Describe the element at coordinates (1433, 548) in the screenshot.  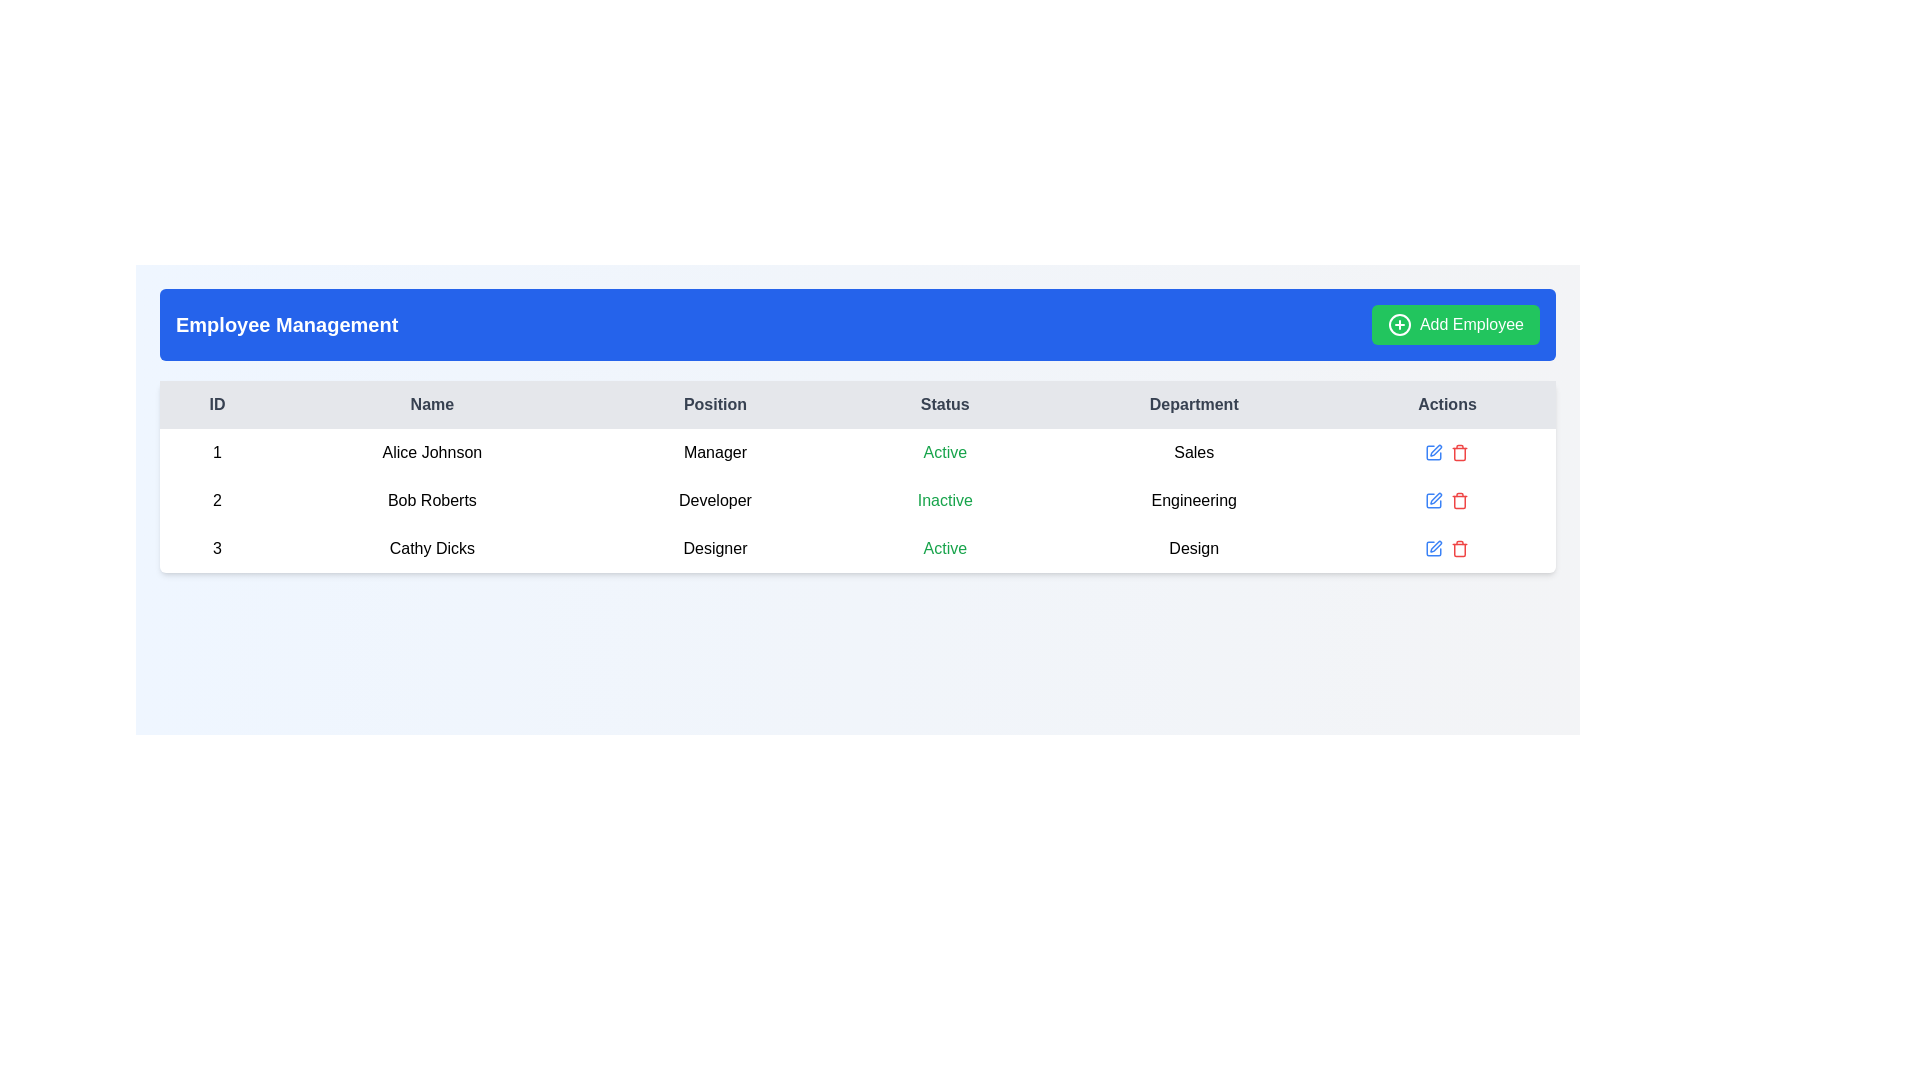
I see `the edit button located in the 'Actions' column of the last row of the table, which is the first icon to the left of a red trash bin icon` at that location.